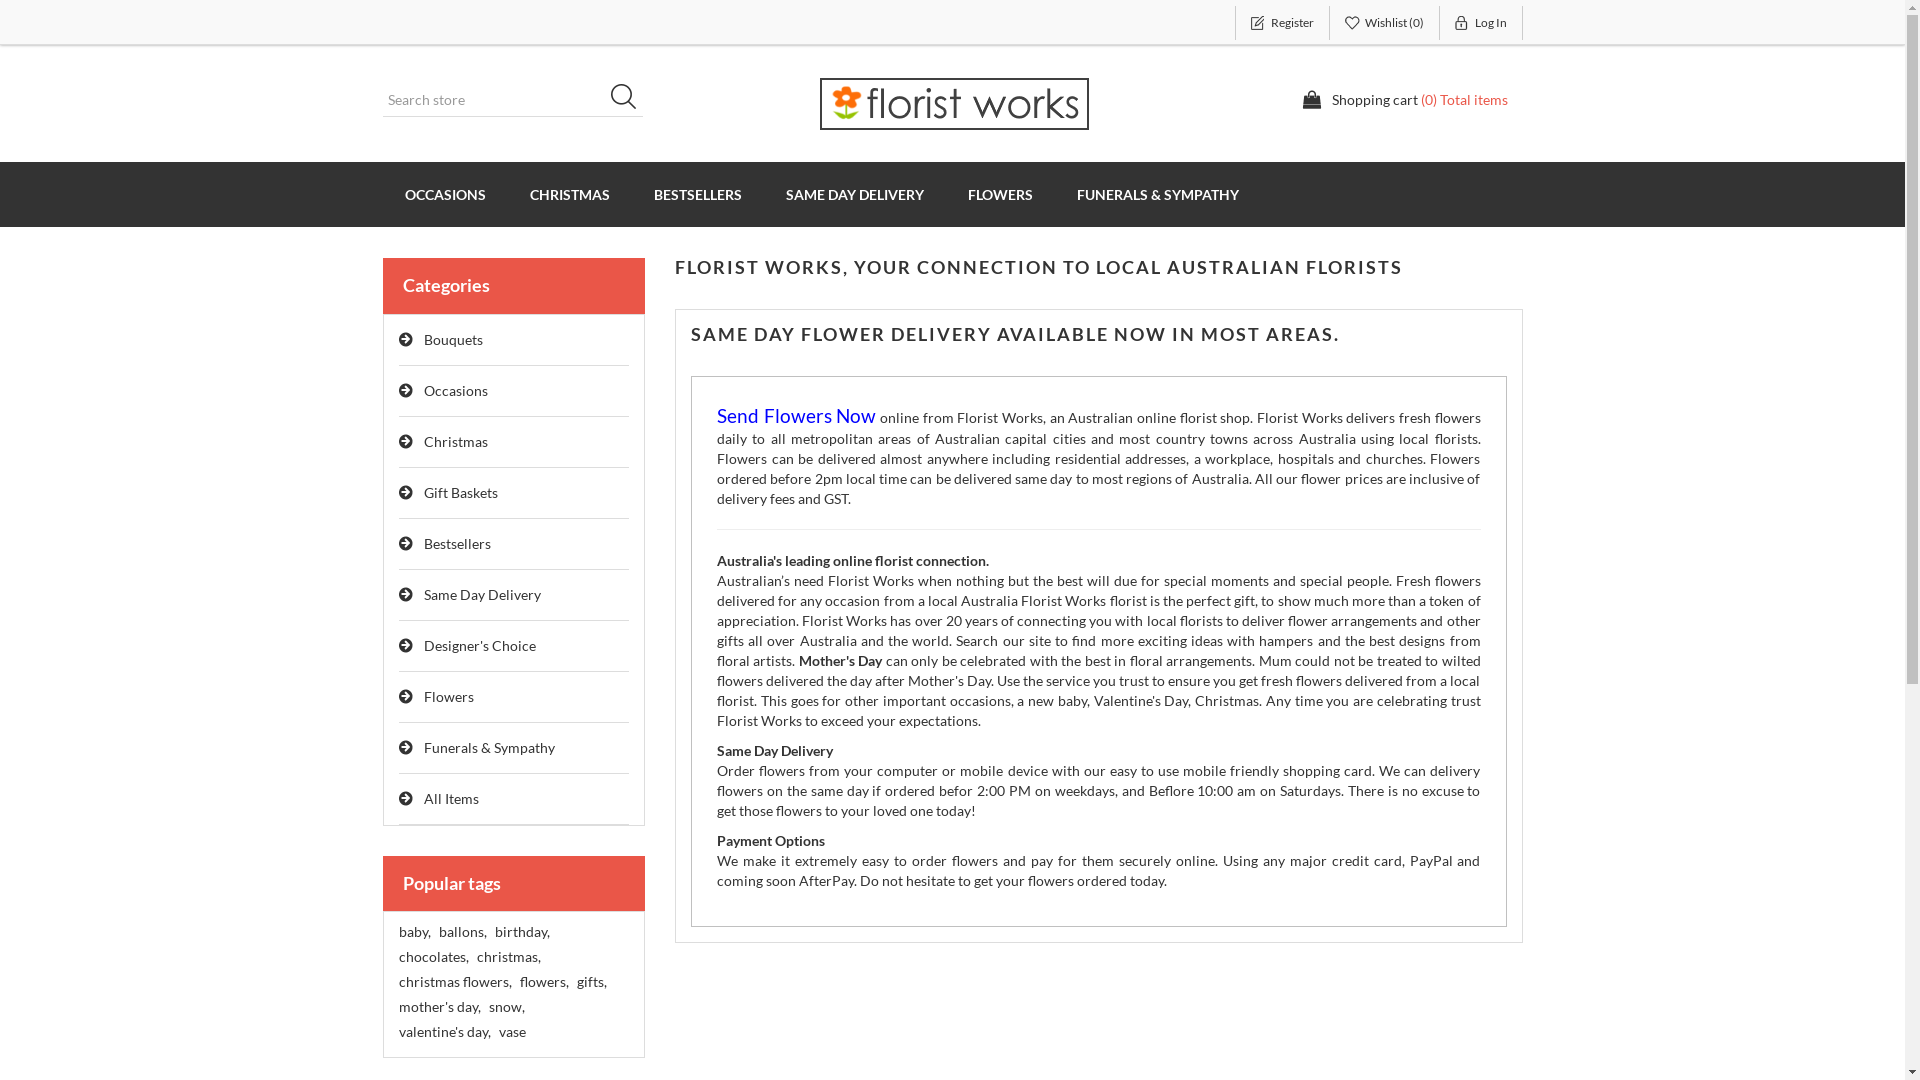 Image resolution: width=1920 pixels, height=1080 pixels. Describe the element at coordinates (460, 932) in the screenshot. I see `'ballons,'` at that location.